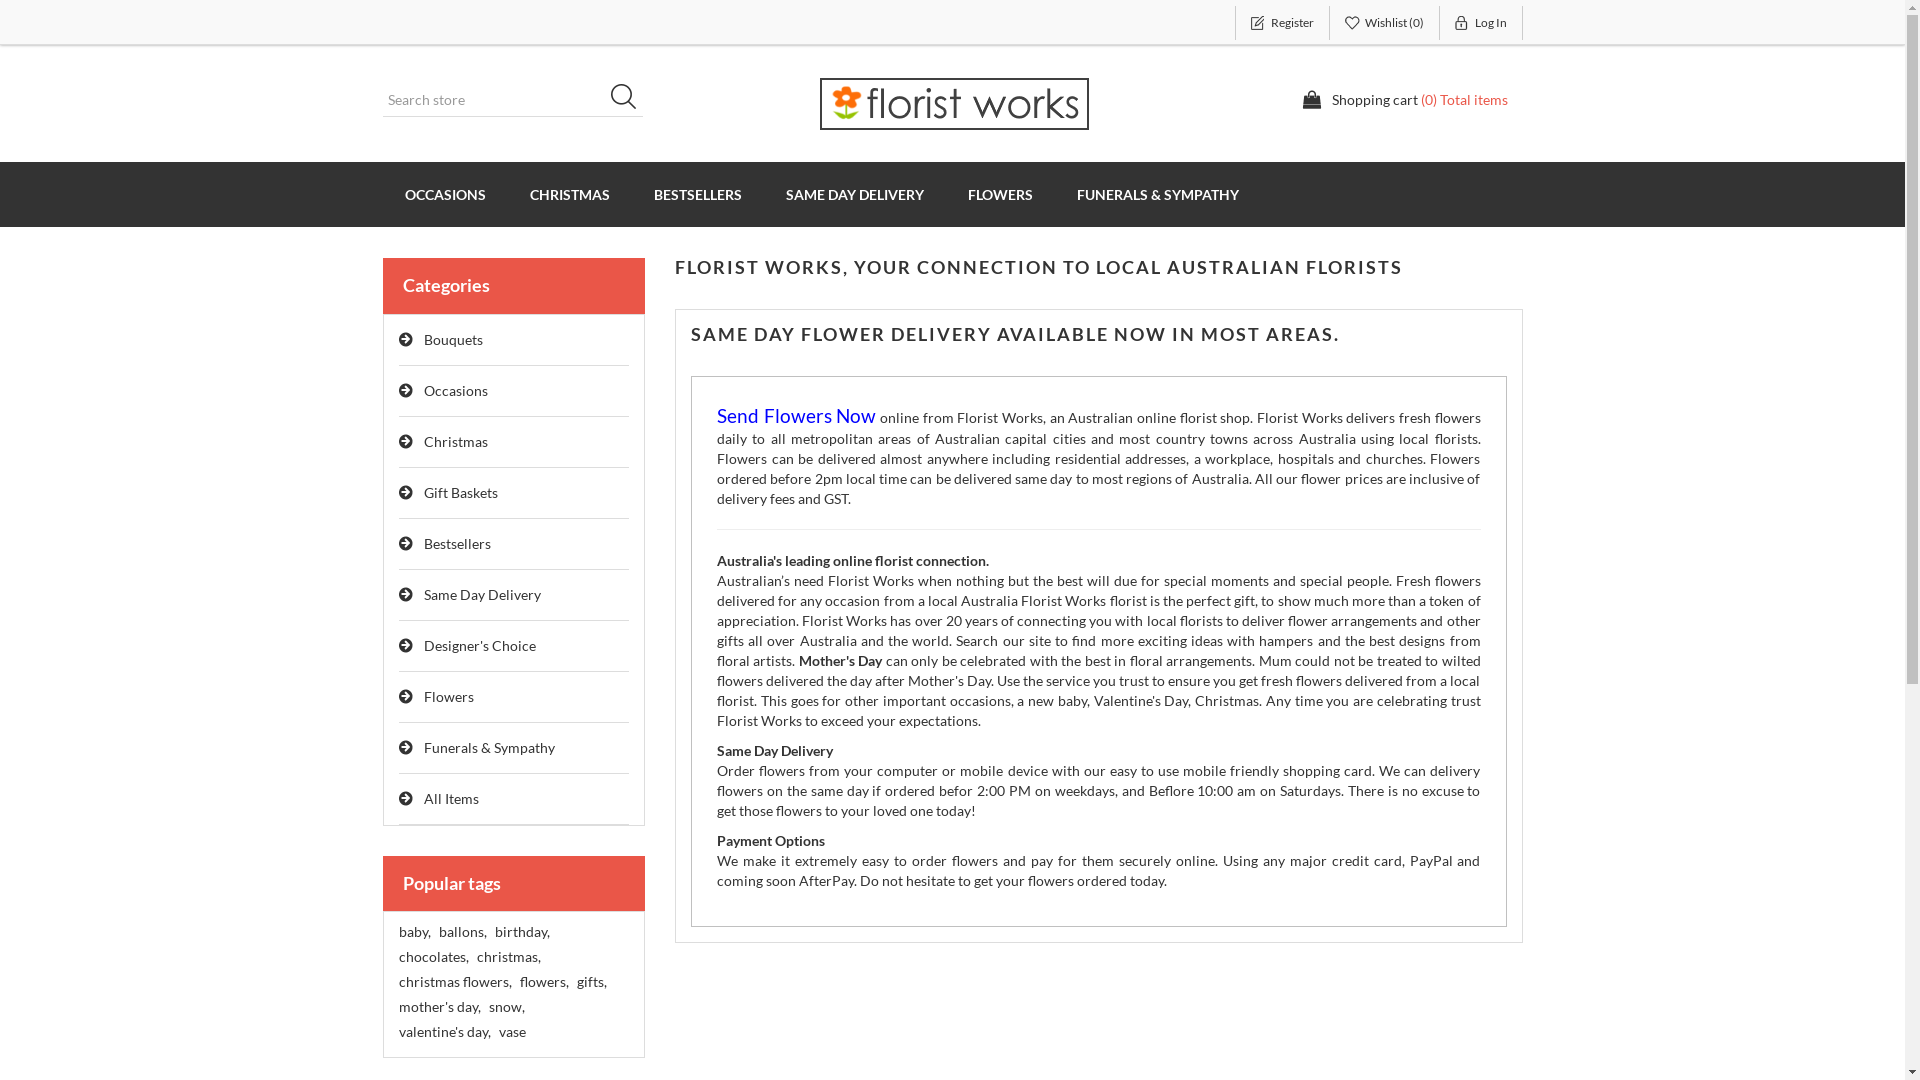 Image resolution: width=1920 pixels, height=1080 pixels. Describe the element at coordinates (460, 932) in the screenshot. I see `'ballons,'` at that location.